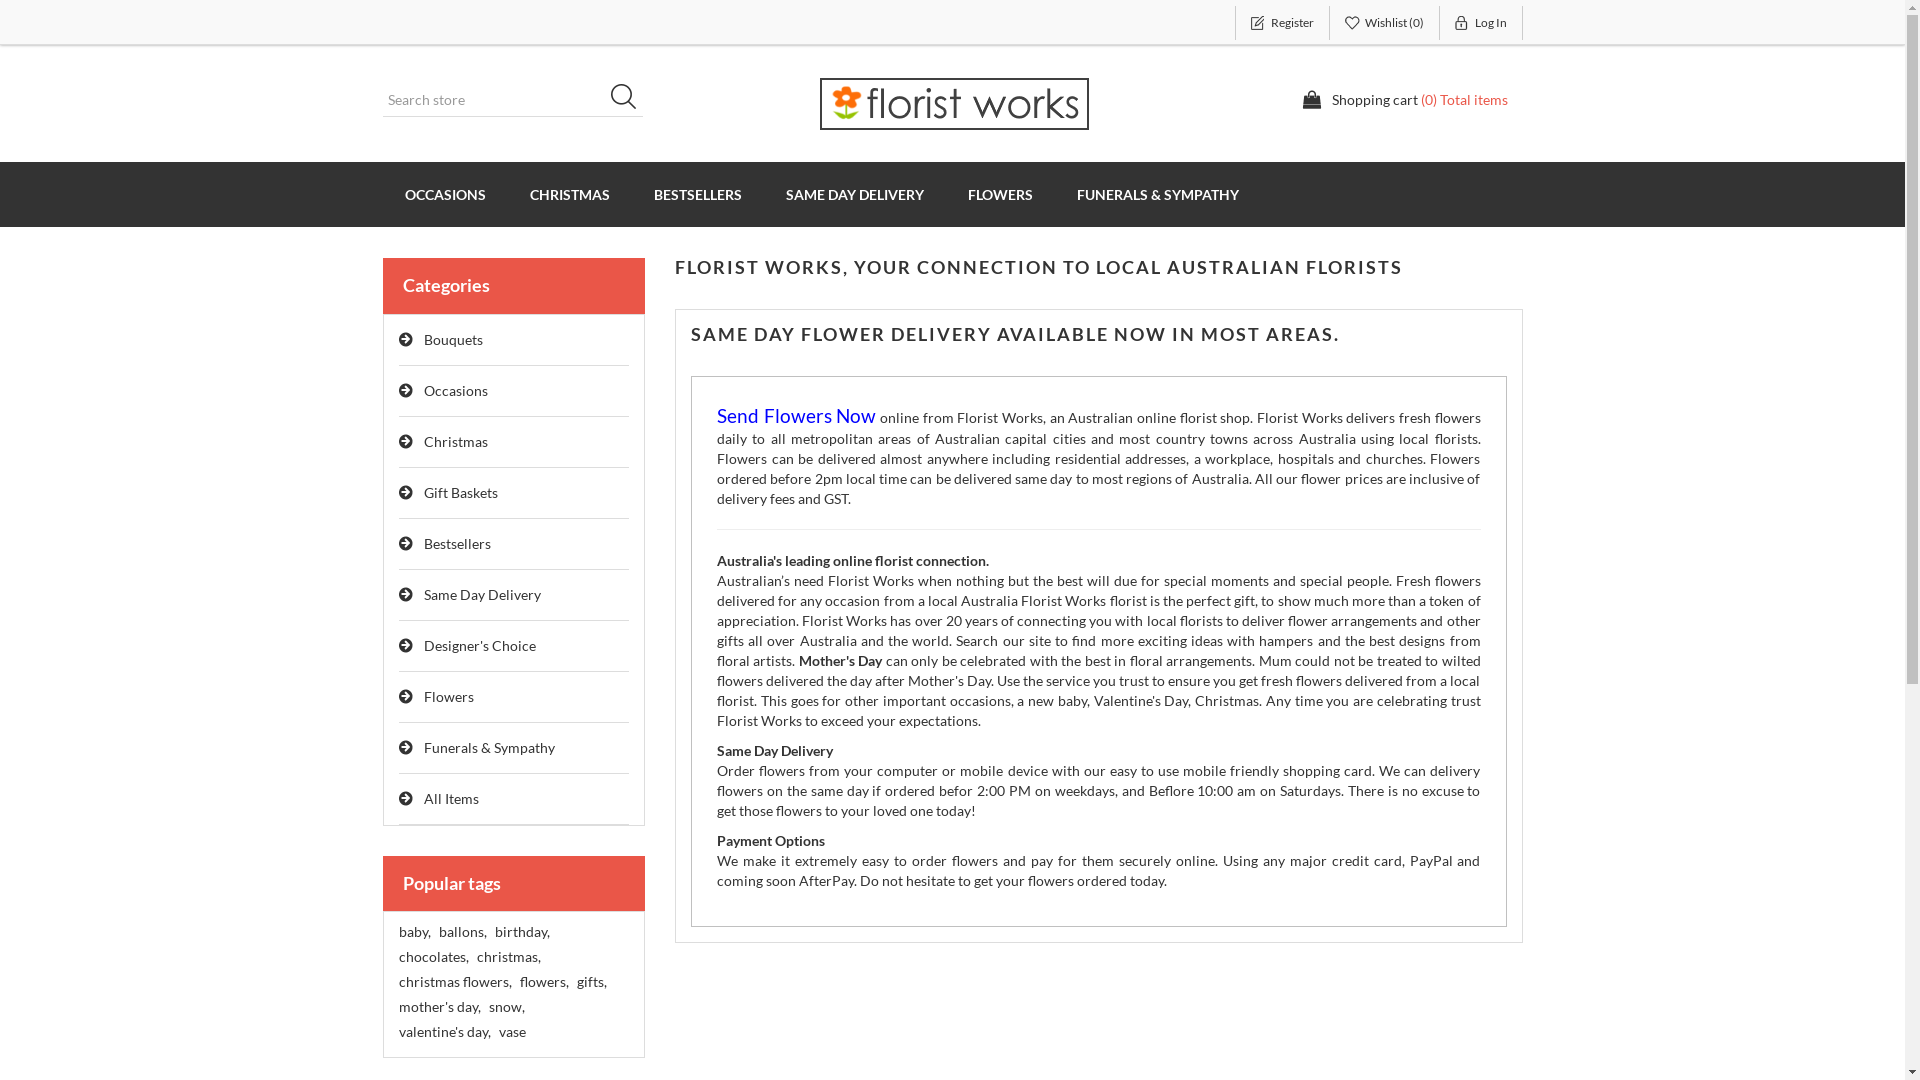 Image resolution: width=1920 pixels, height=1080 pixels. Describe the element at coordinates (460, 932) in the screenshot. I see `'ballons,'` at that location.